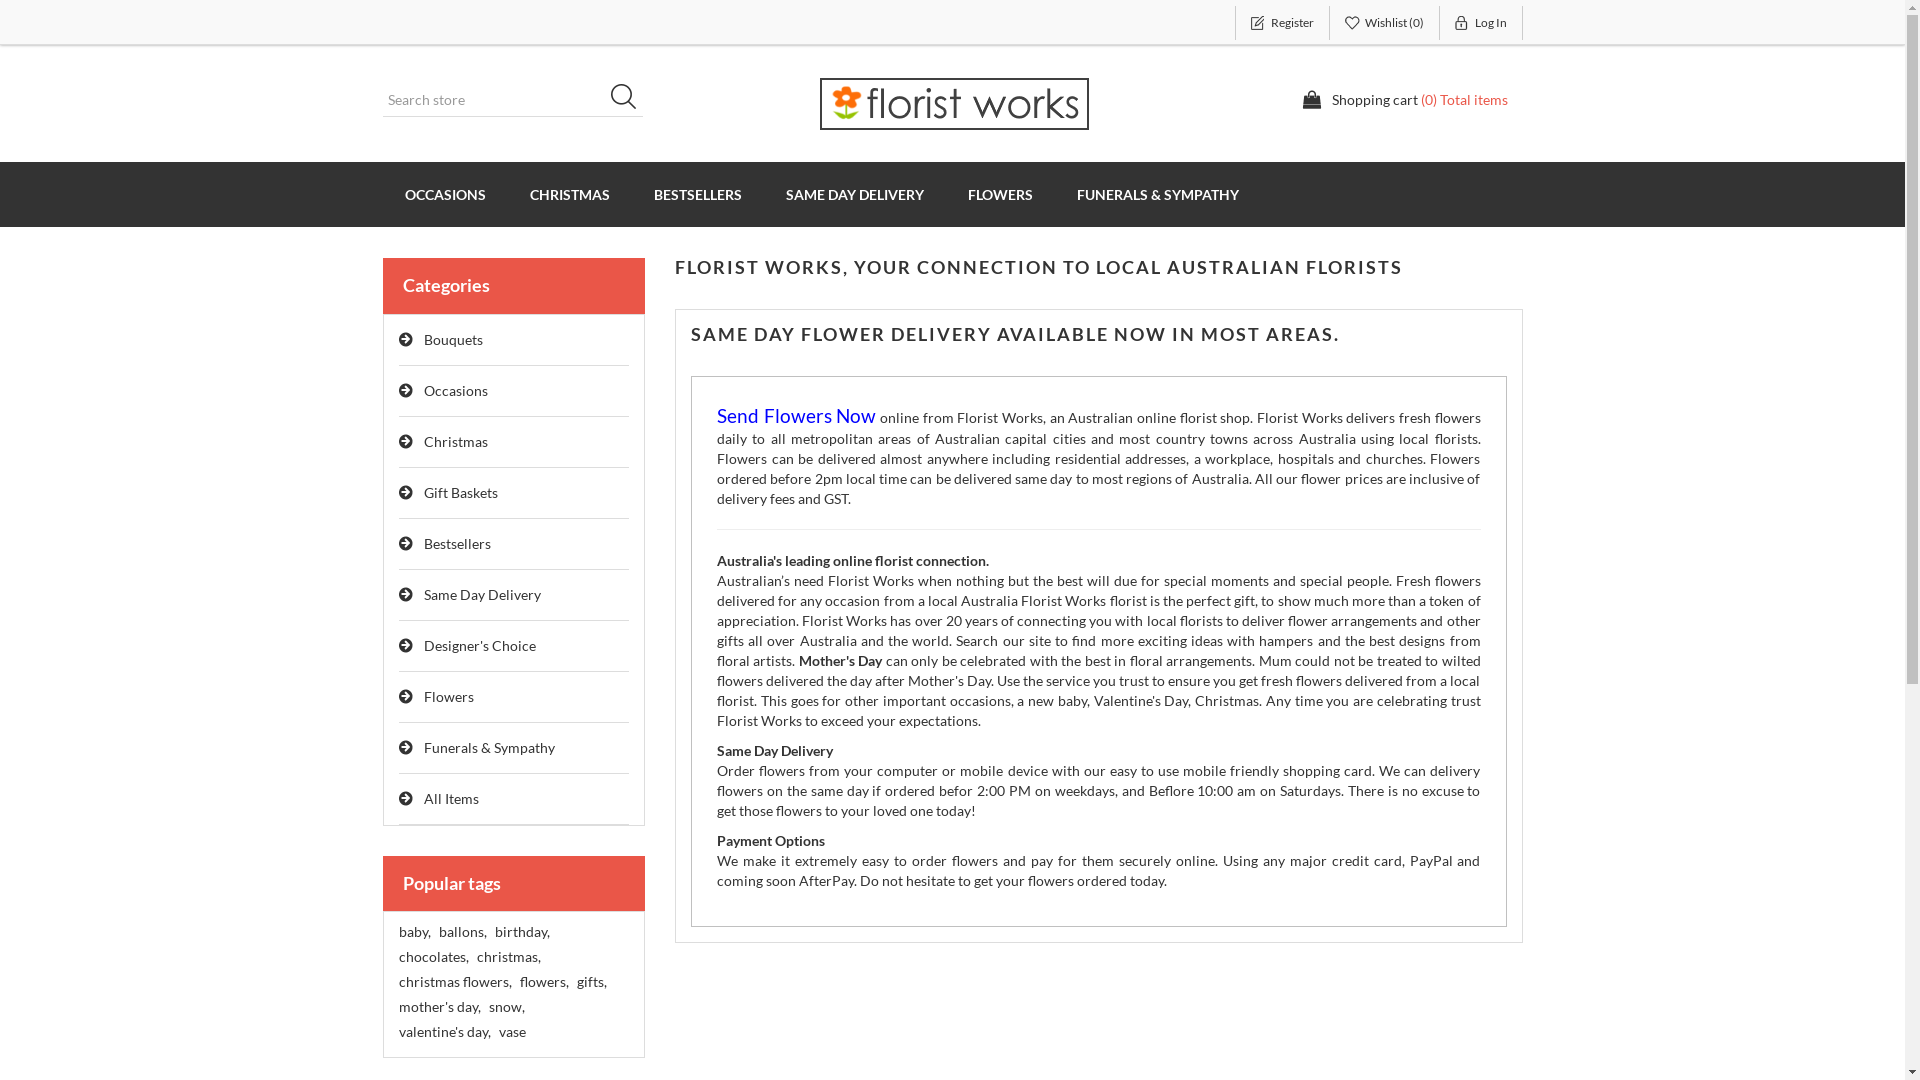 Image resolution: width=1920 pixels, height=1080 pixels. Describe the element at coordinates (460, 932) in the screenshot. I see `'ballons,'` at that location.